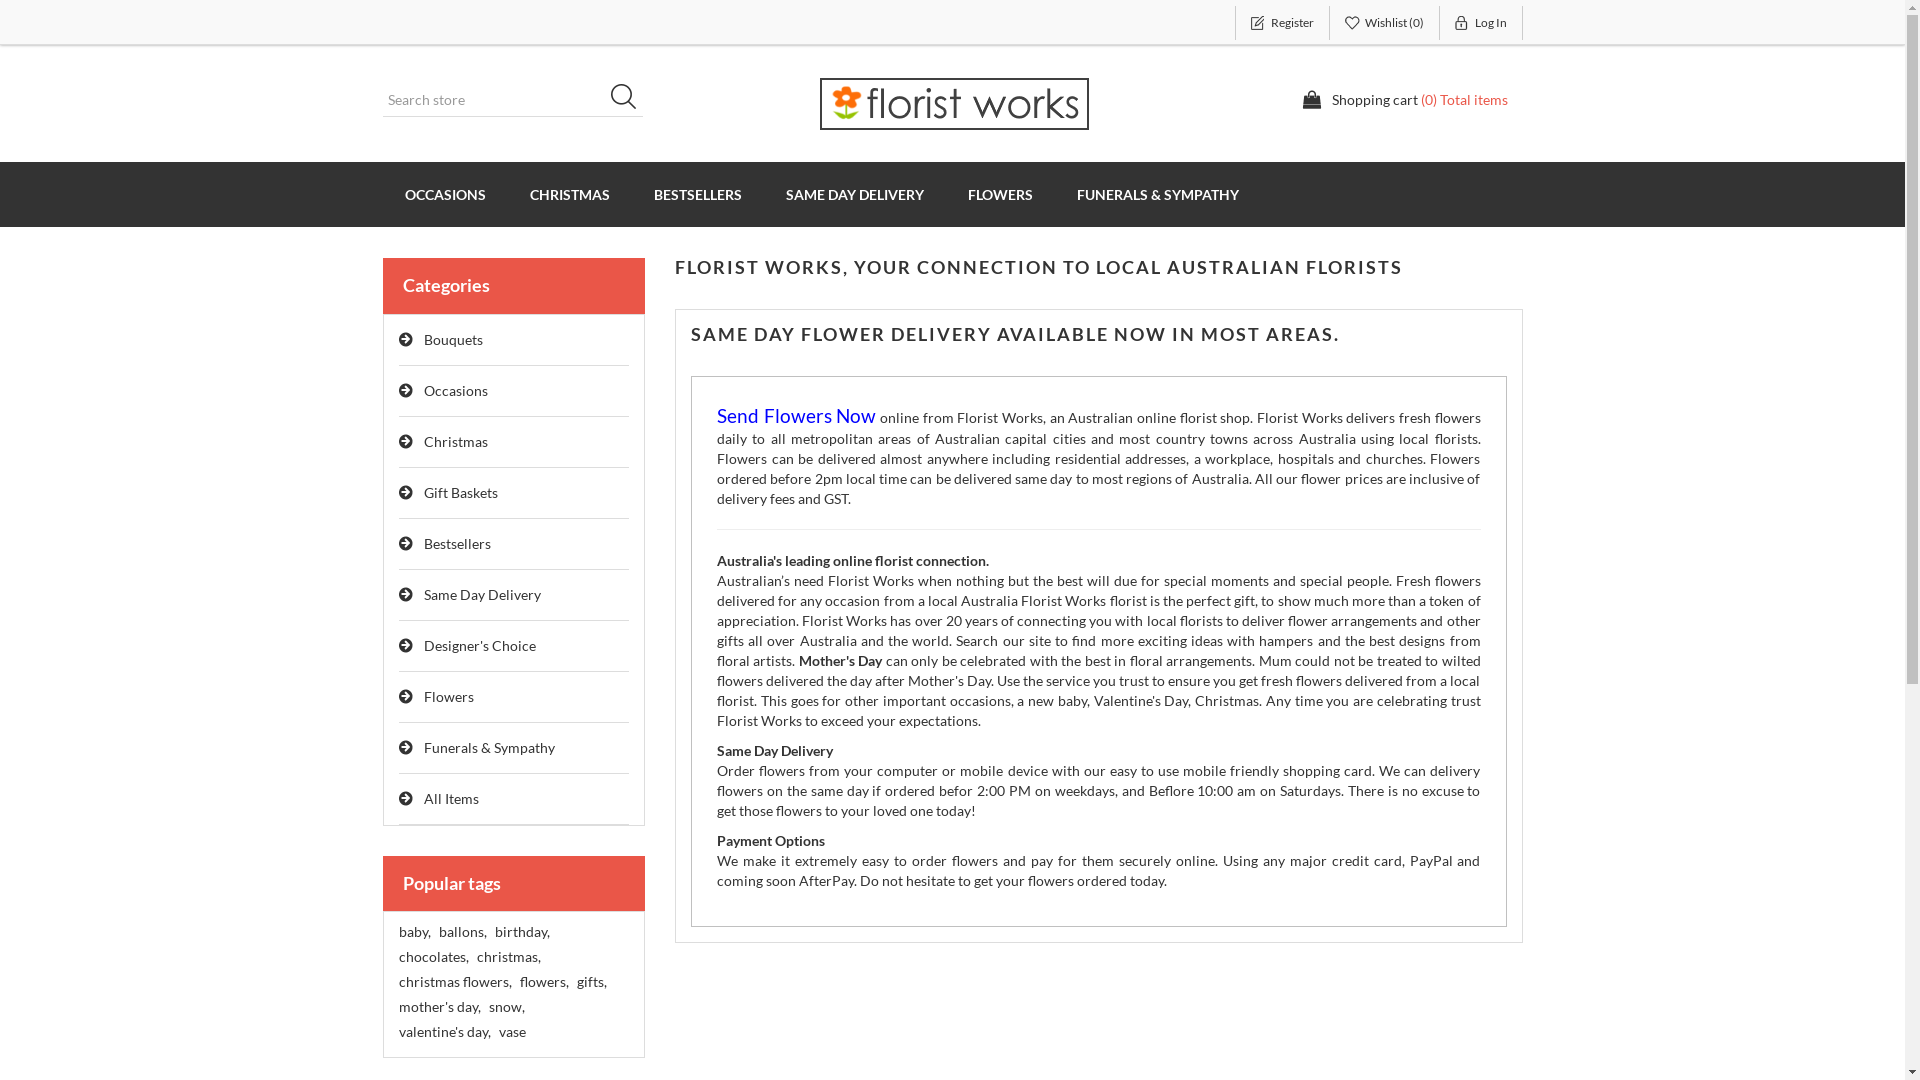 Image resolution: width=1920 pixels, height=1080 pixels. Describe the element at coordinates (460, 932) in the screenshot. I see `'ballons,'` at that location.